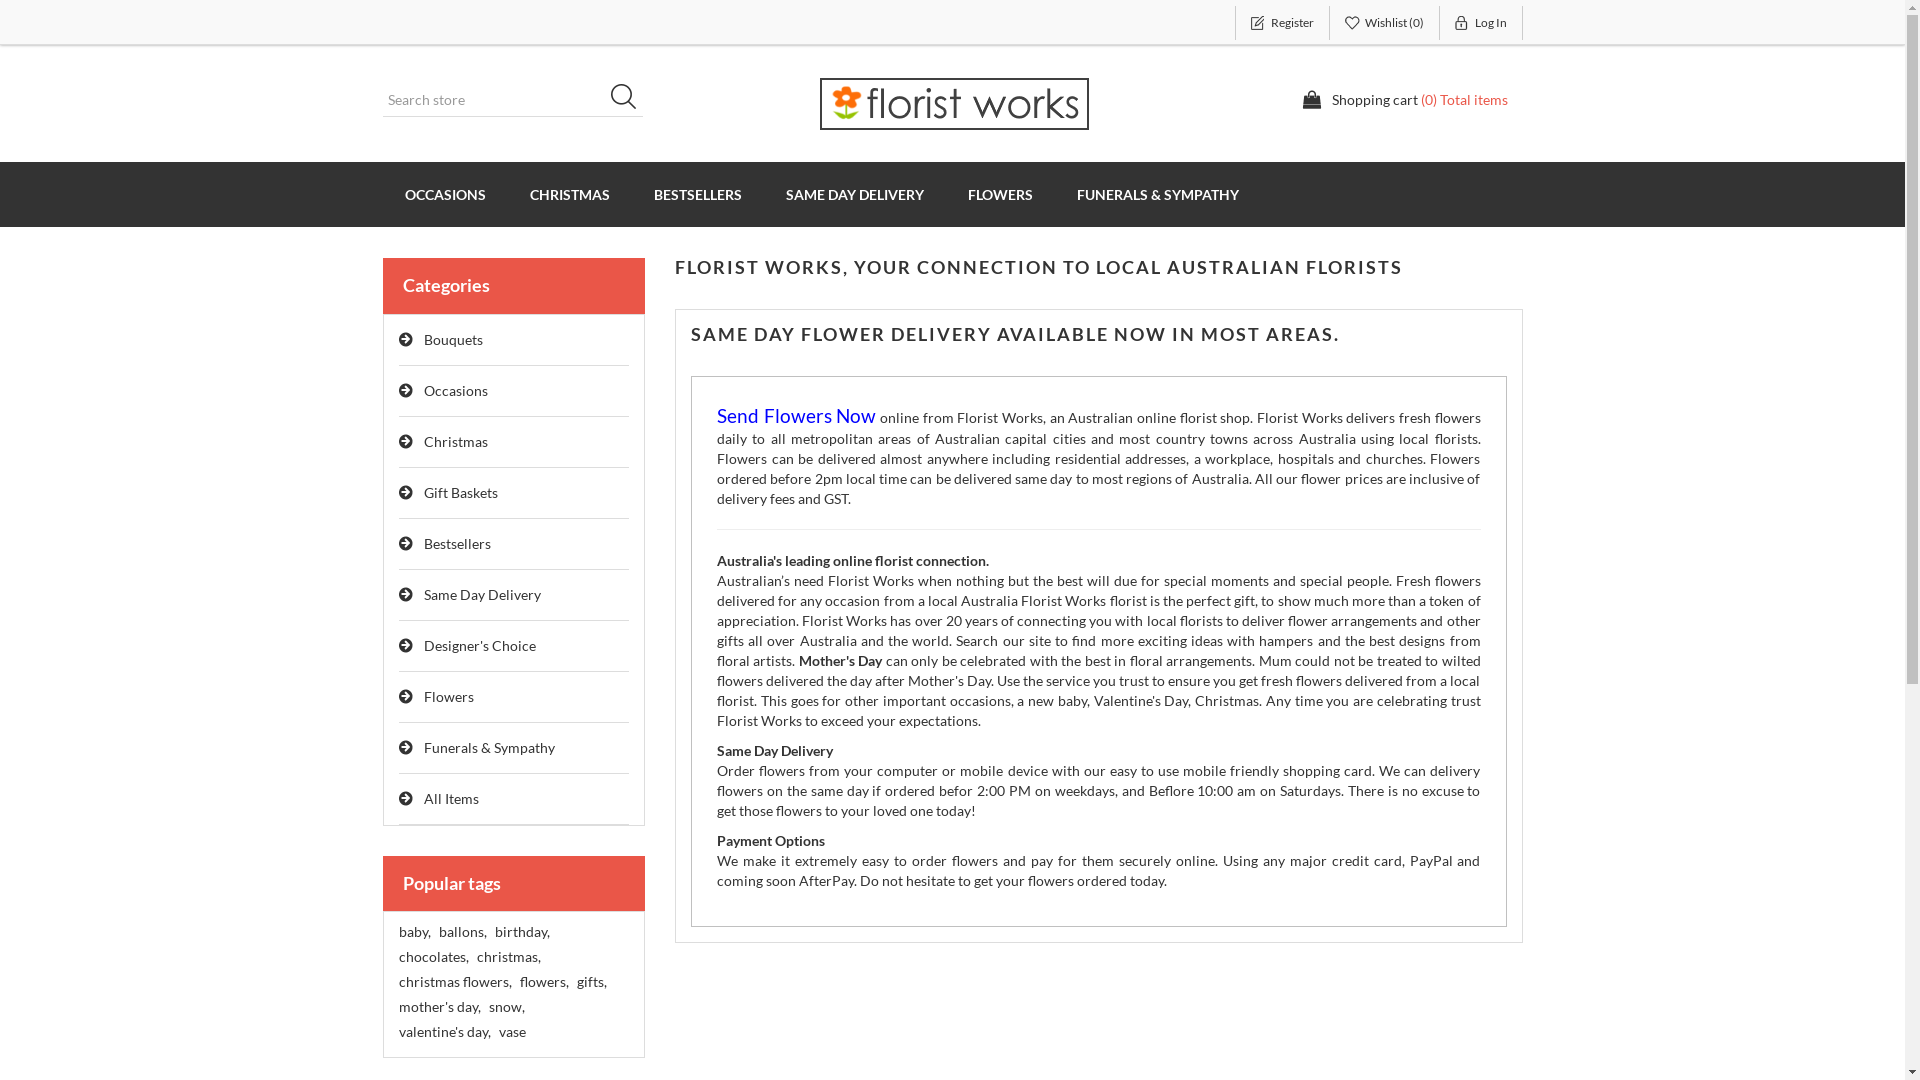 Image resolution: width=1920 pixels, height=1080 pixels. Describe the element at coordinates (460, 932) in the screenshot. I see `'ballons,'` at that location.